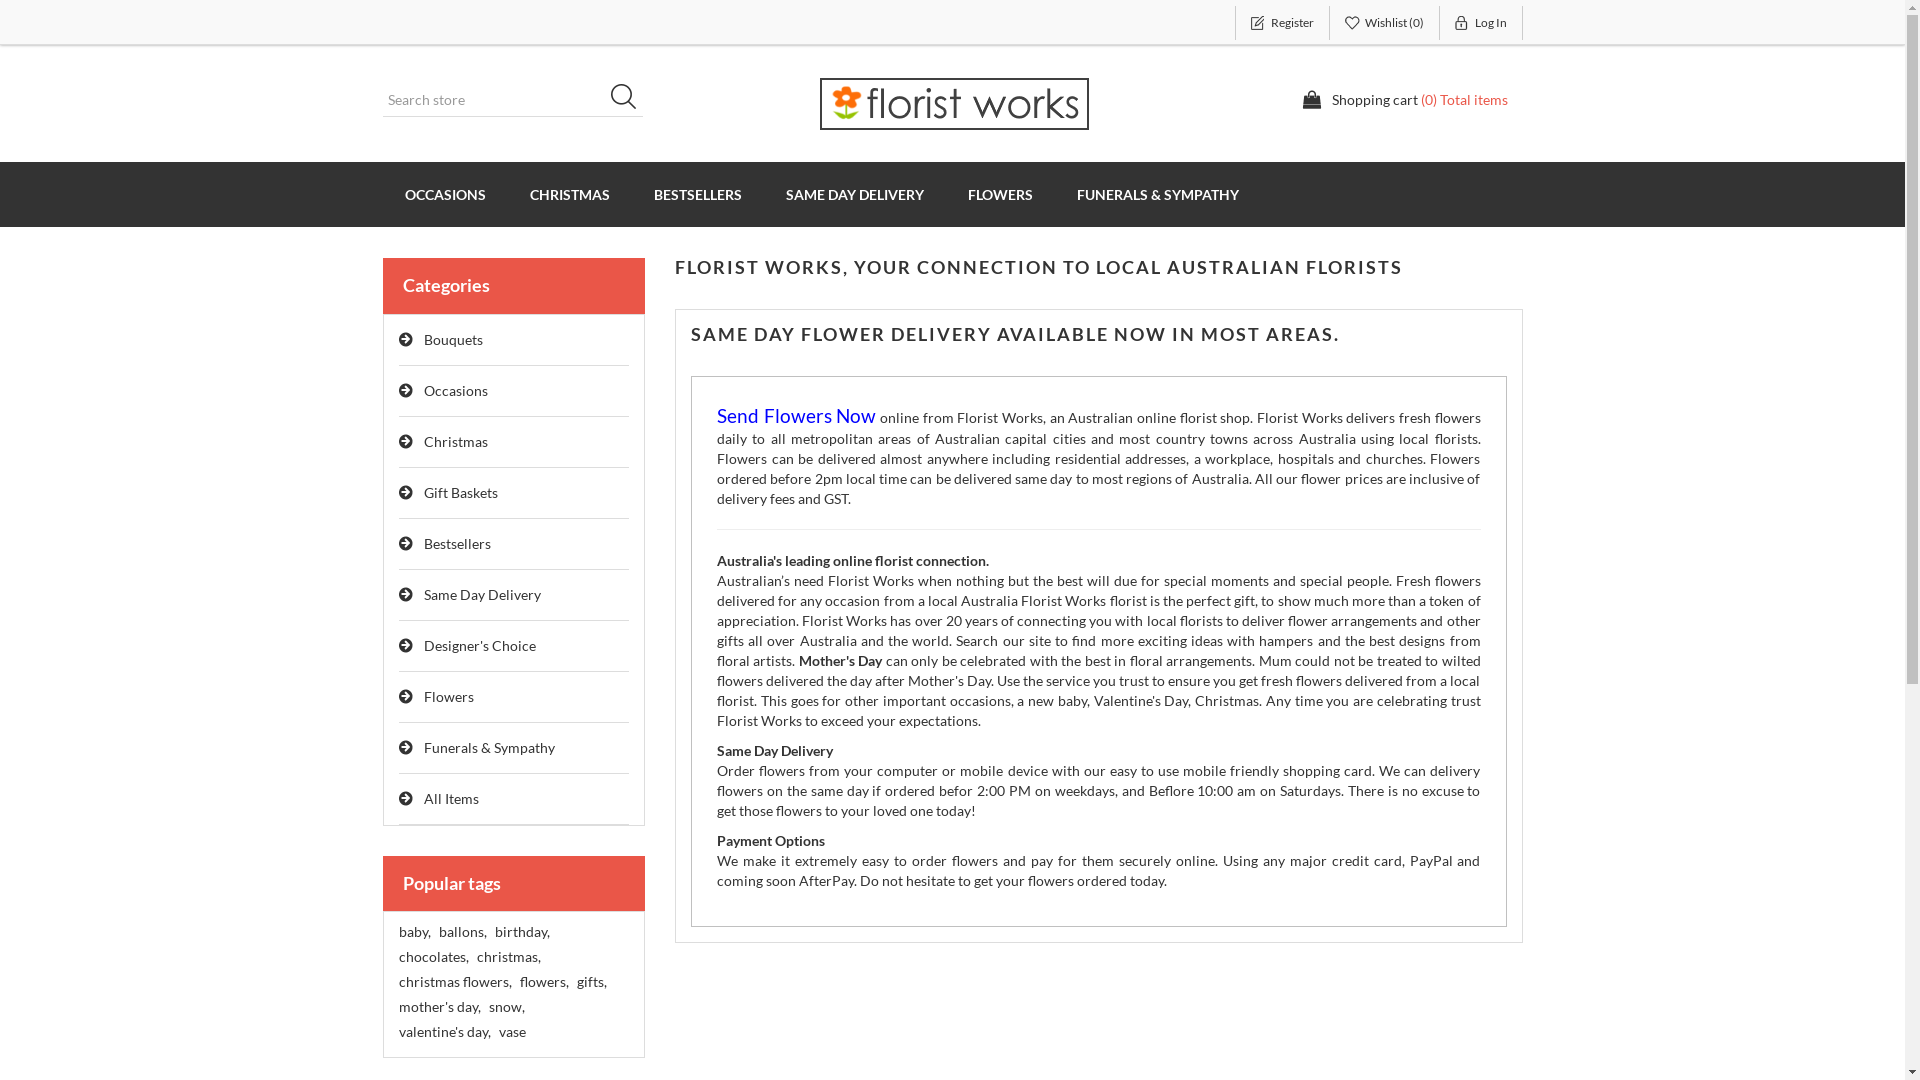 Image resolution: width=1920 pixels, height=1080 pixels. Describe the element at coordinates (460, 932) in the screenshot. I see `'ballons,'` at that location.